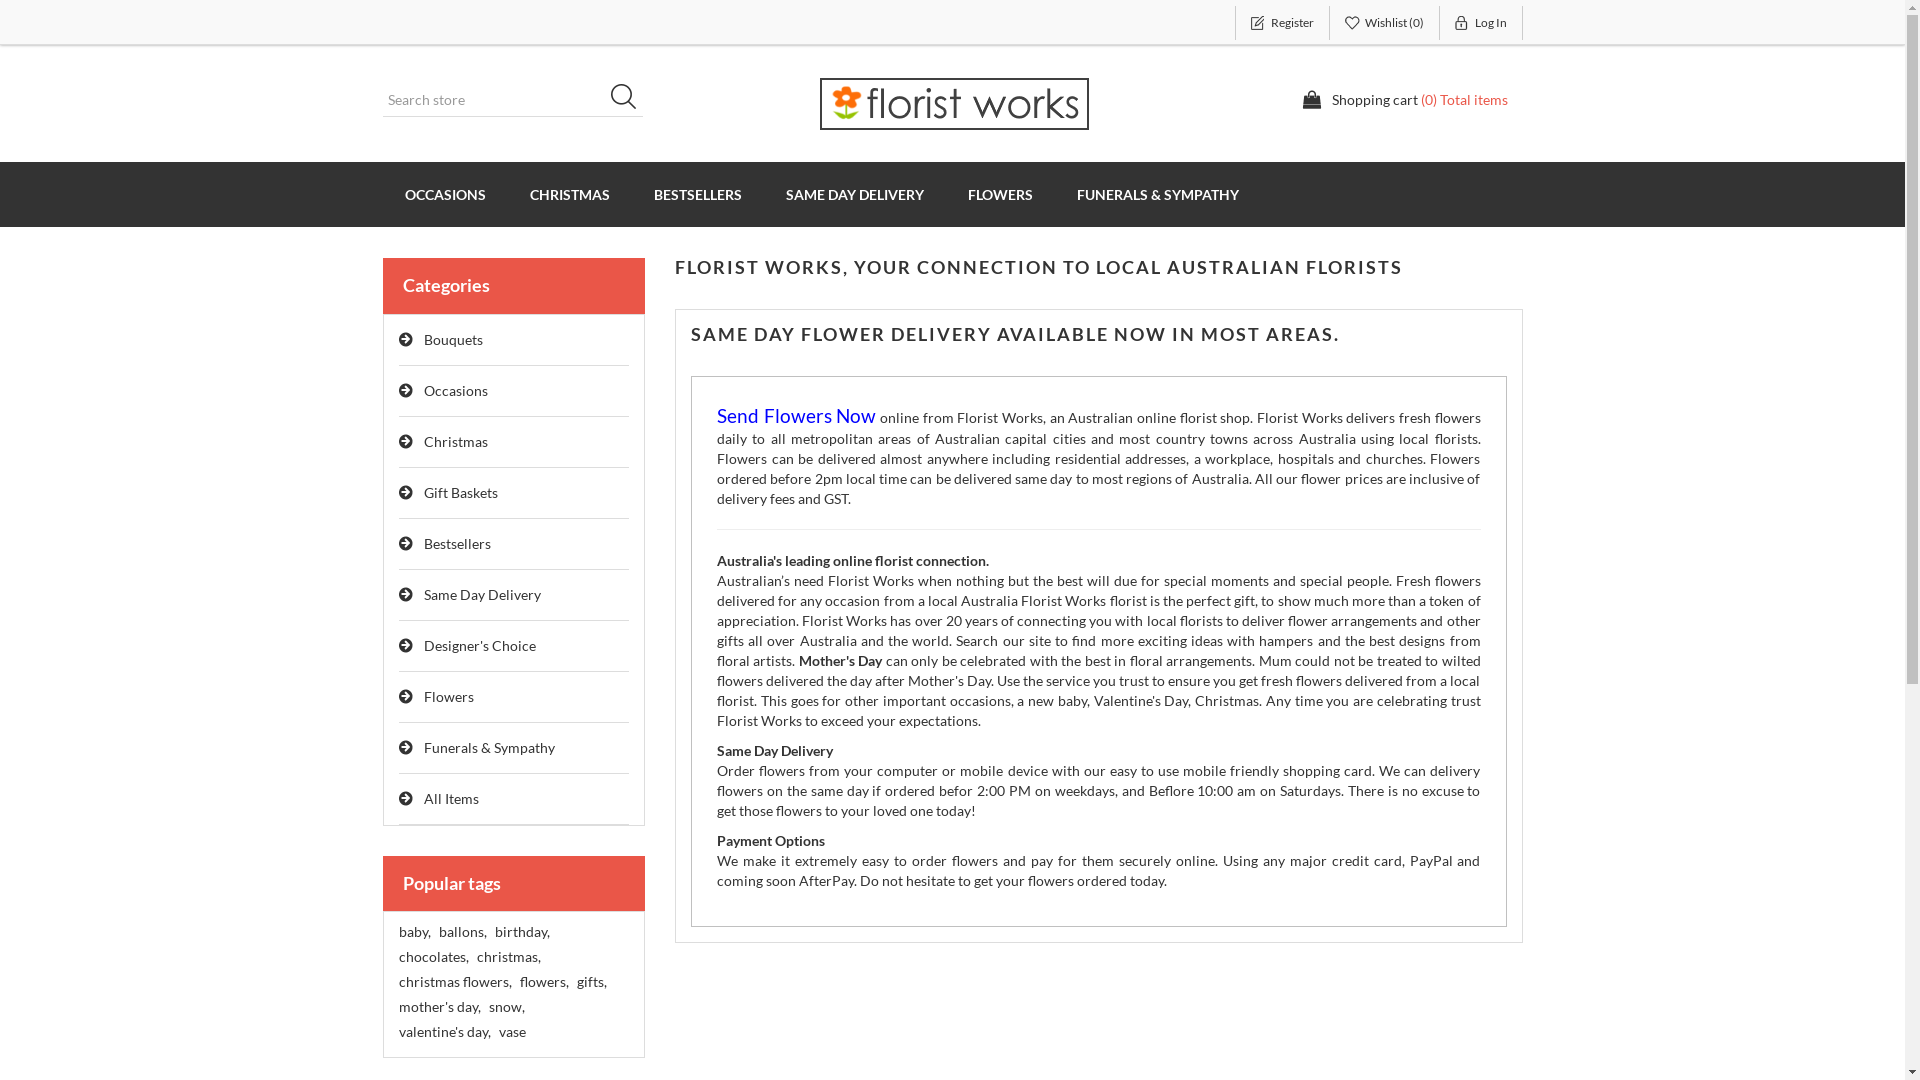 Image resolution: width=1920 pixels, height=1080 pixels. Describe the element at coordinates (460, 932) in the screenshot. I see `'ballons,'` at that location.